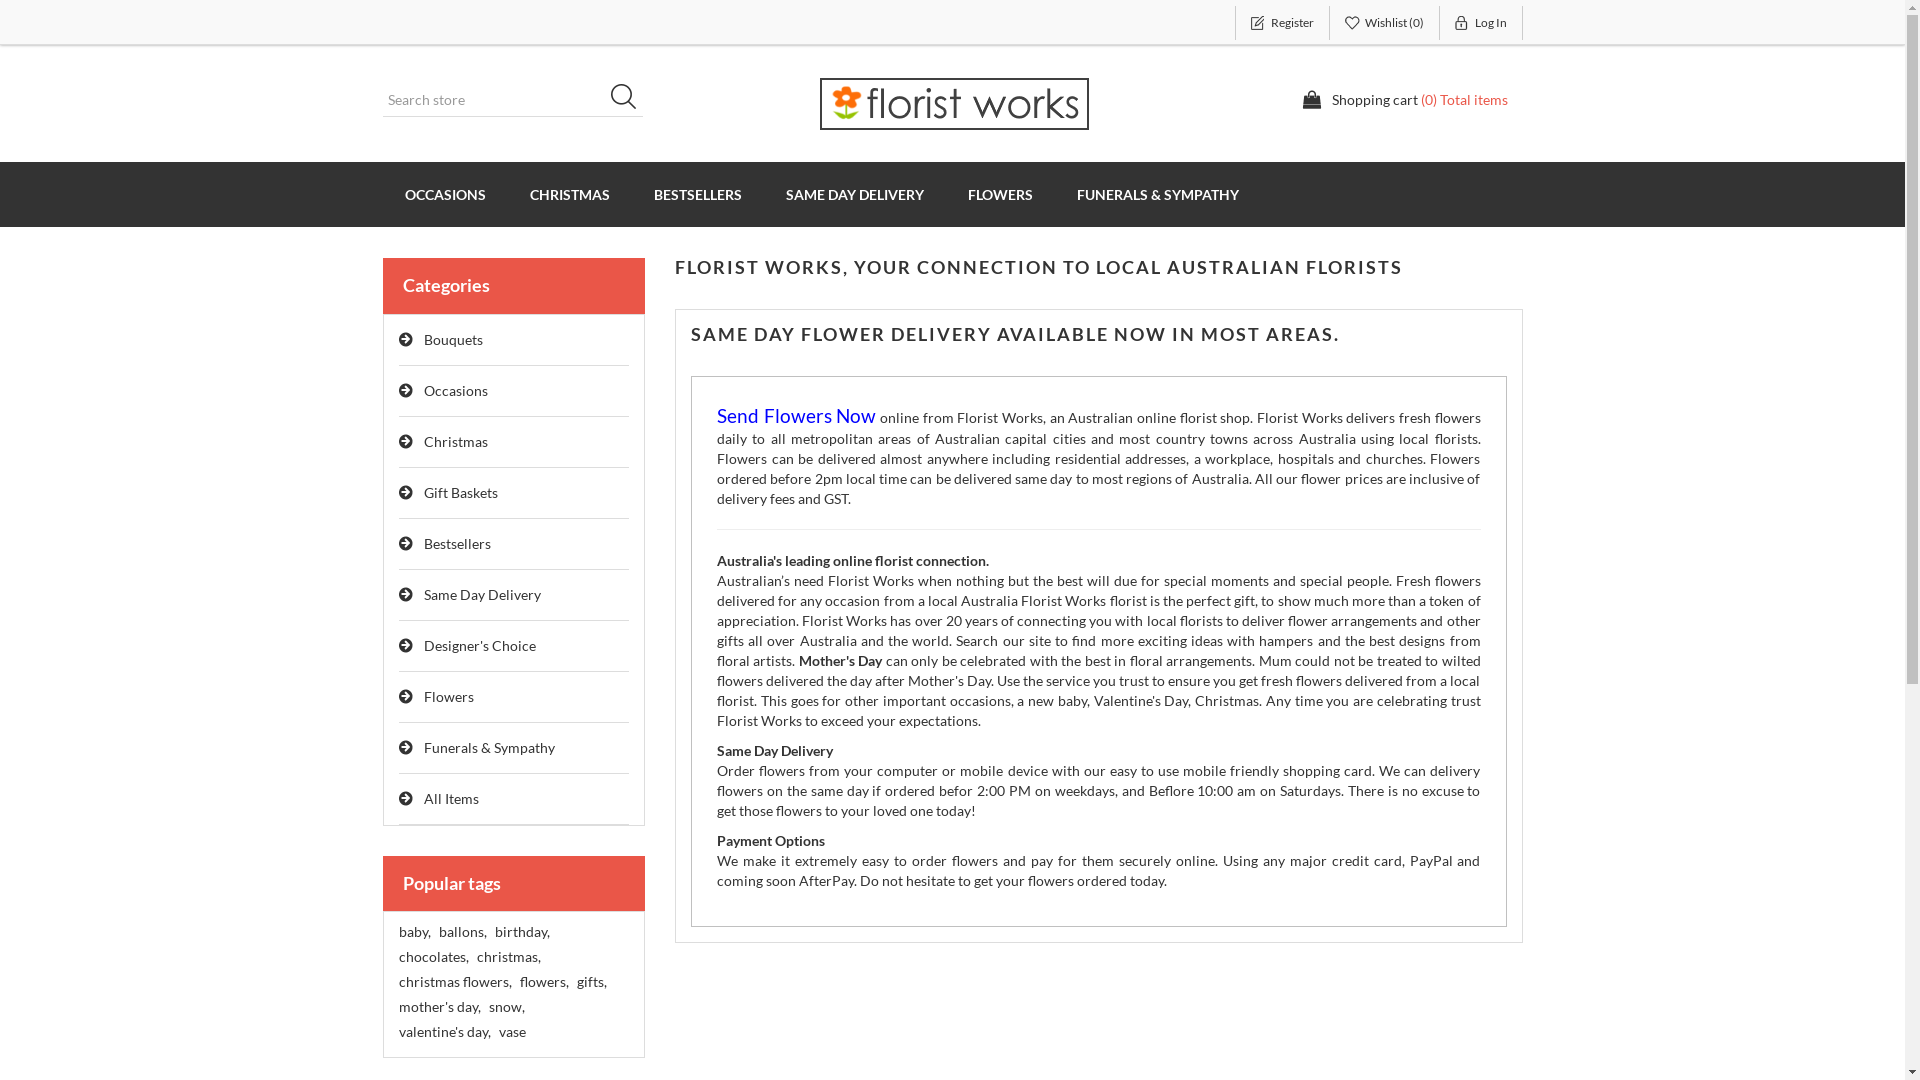 Image resolution: width=1920 pixels, height=1080 pixels. Describe the element at coordinates (460, 932) in the screenshot. I see `'ballons,'` at that location.